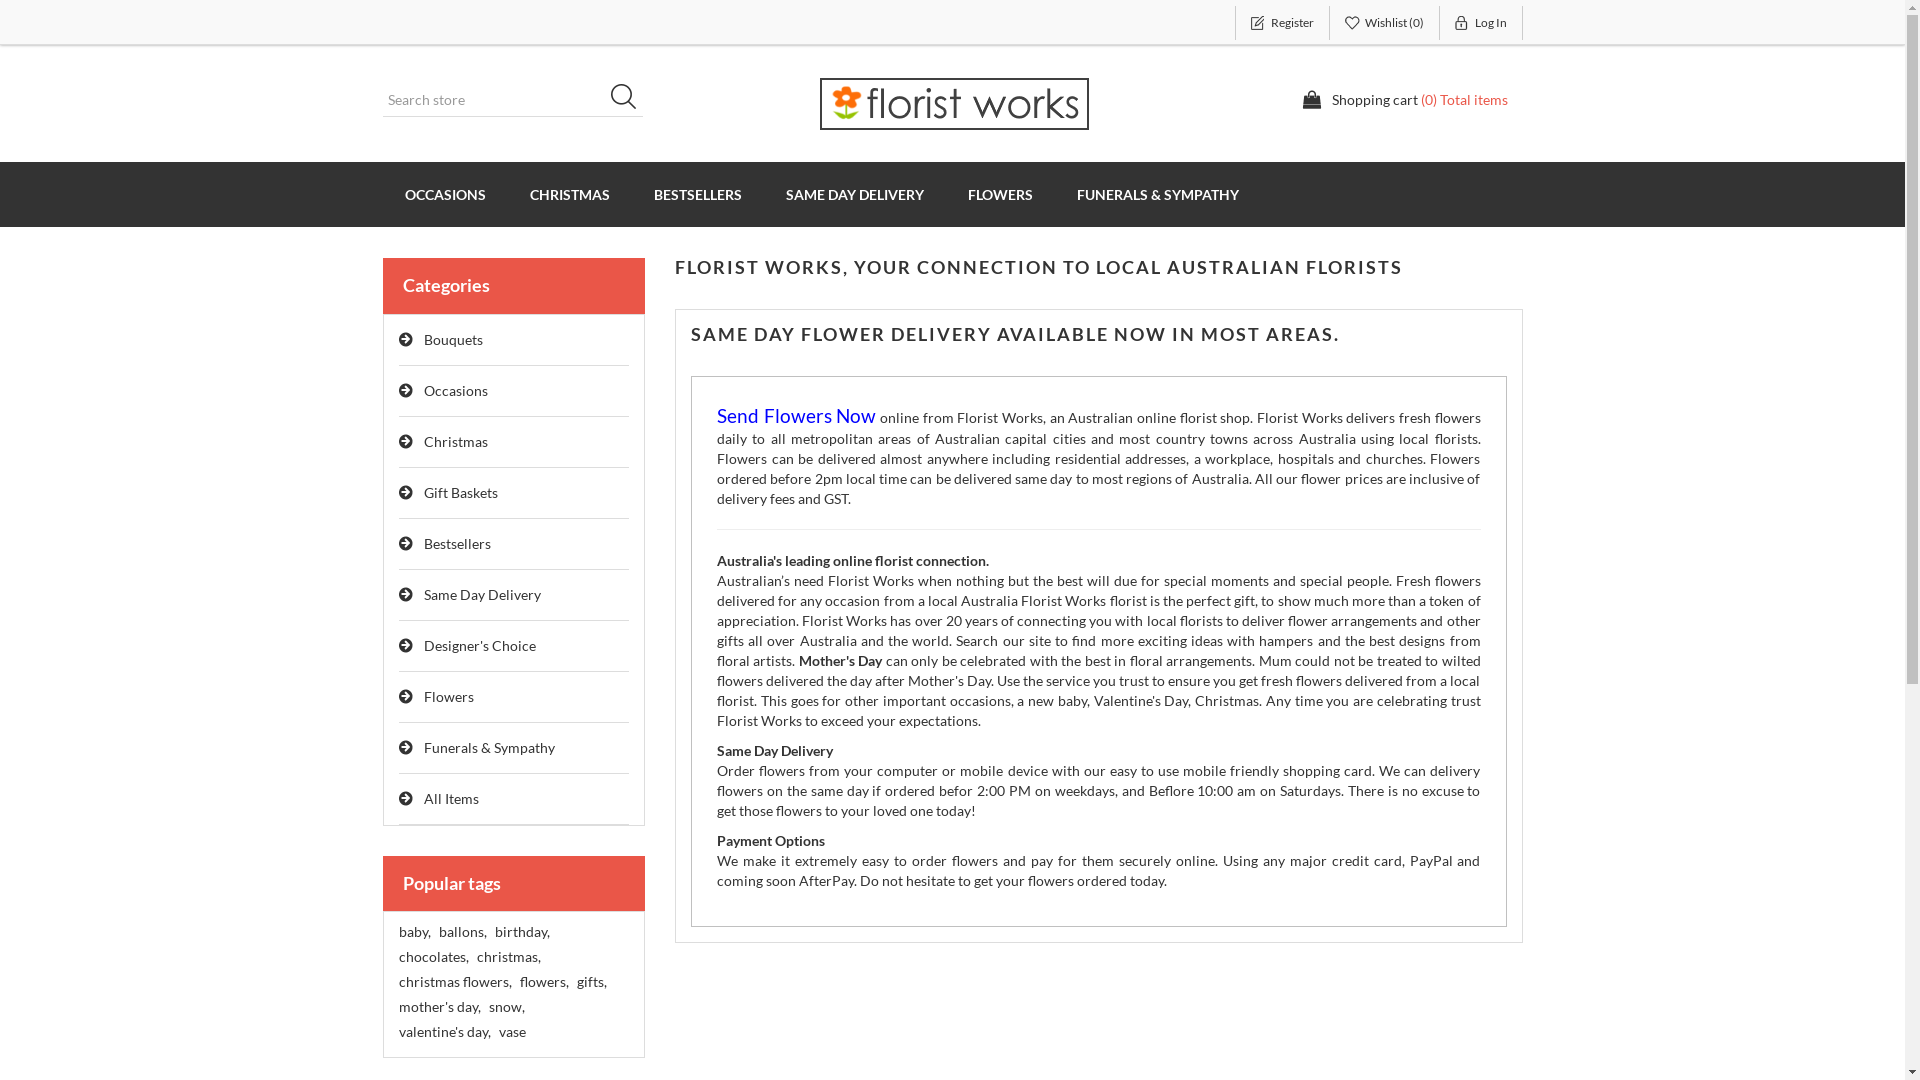 Image resolution: width=1920 pixels, height=1080 pixels. Describe the element at coordinates (460, 932) in the screenshot. I see `'ballons,'` at that location.